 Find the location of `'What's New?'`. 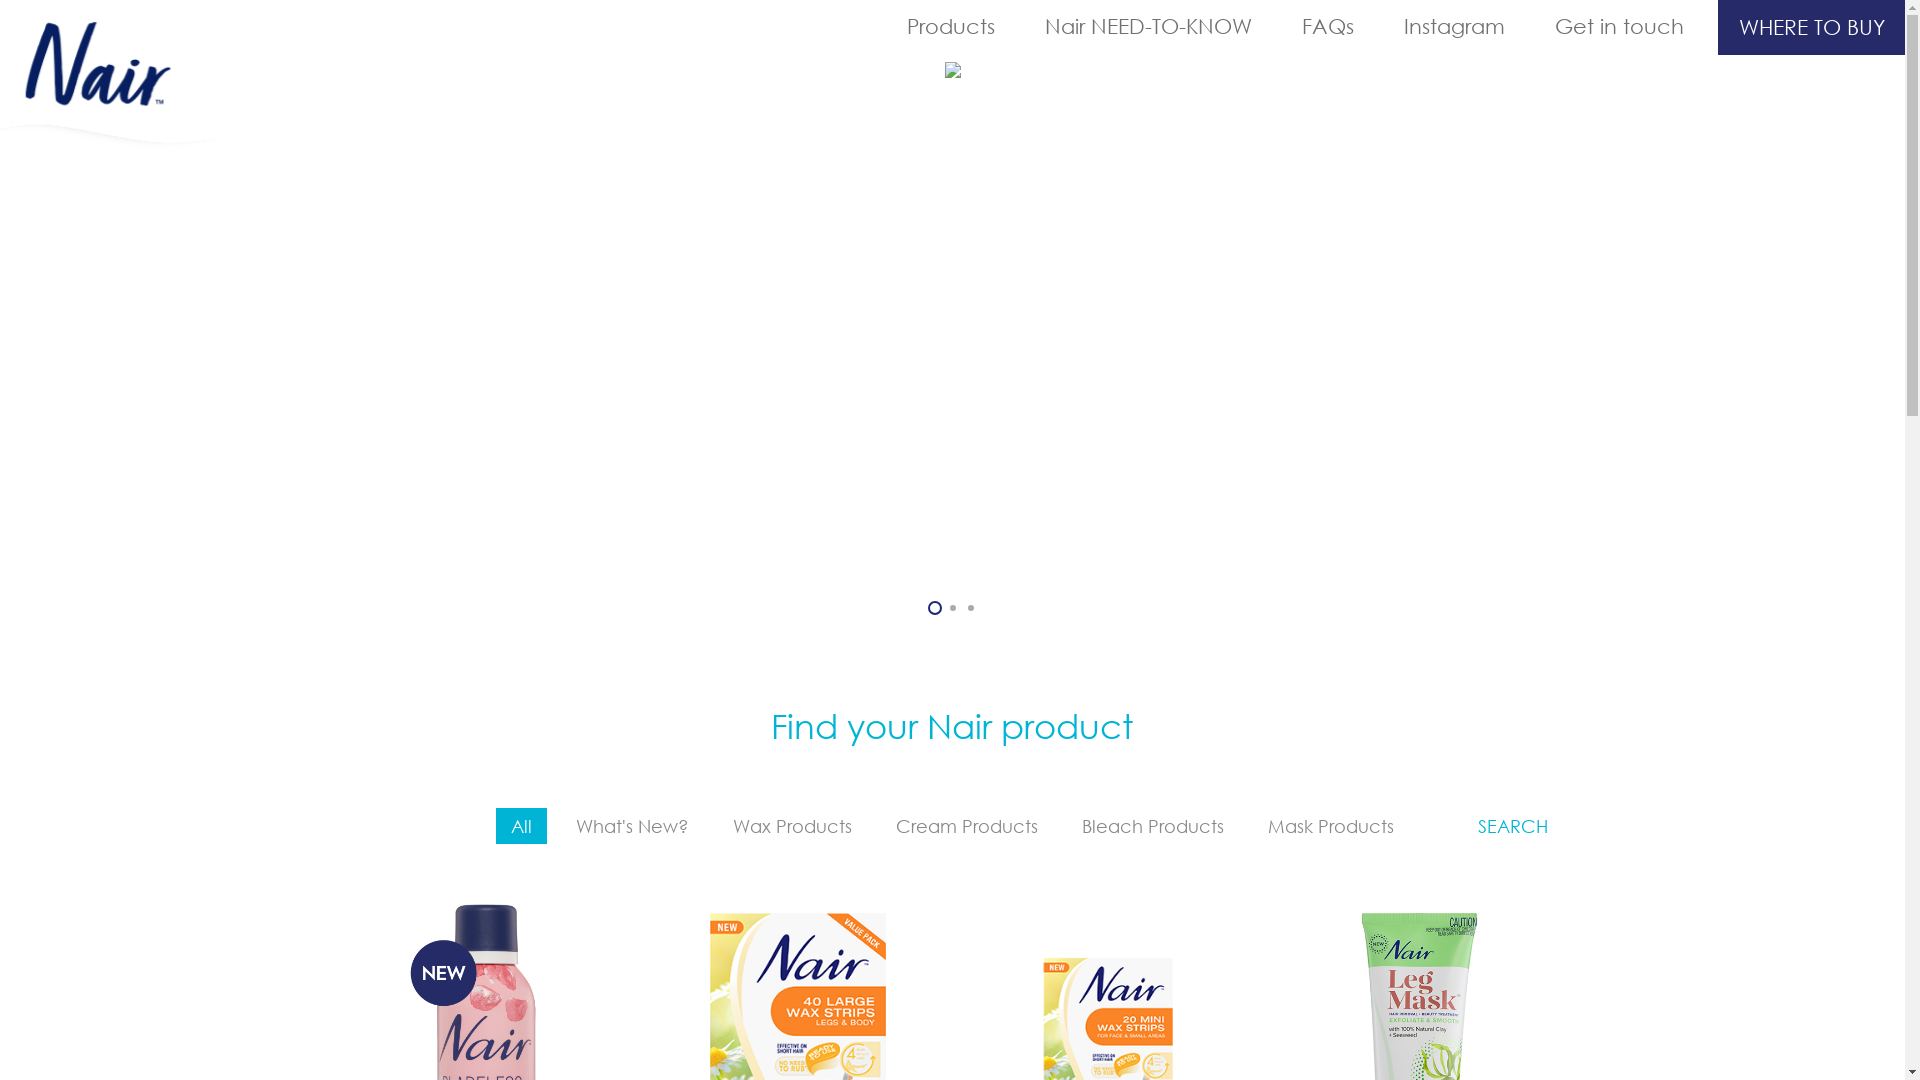

'What's New?' is located at coordinates (631, 825).